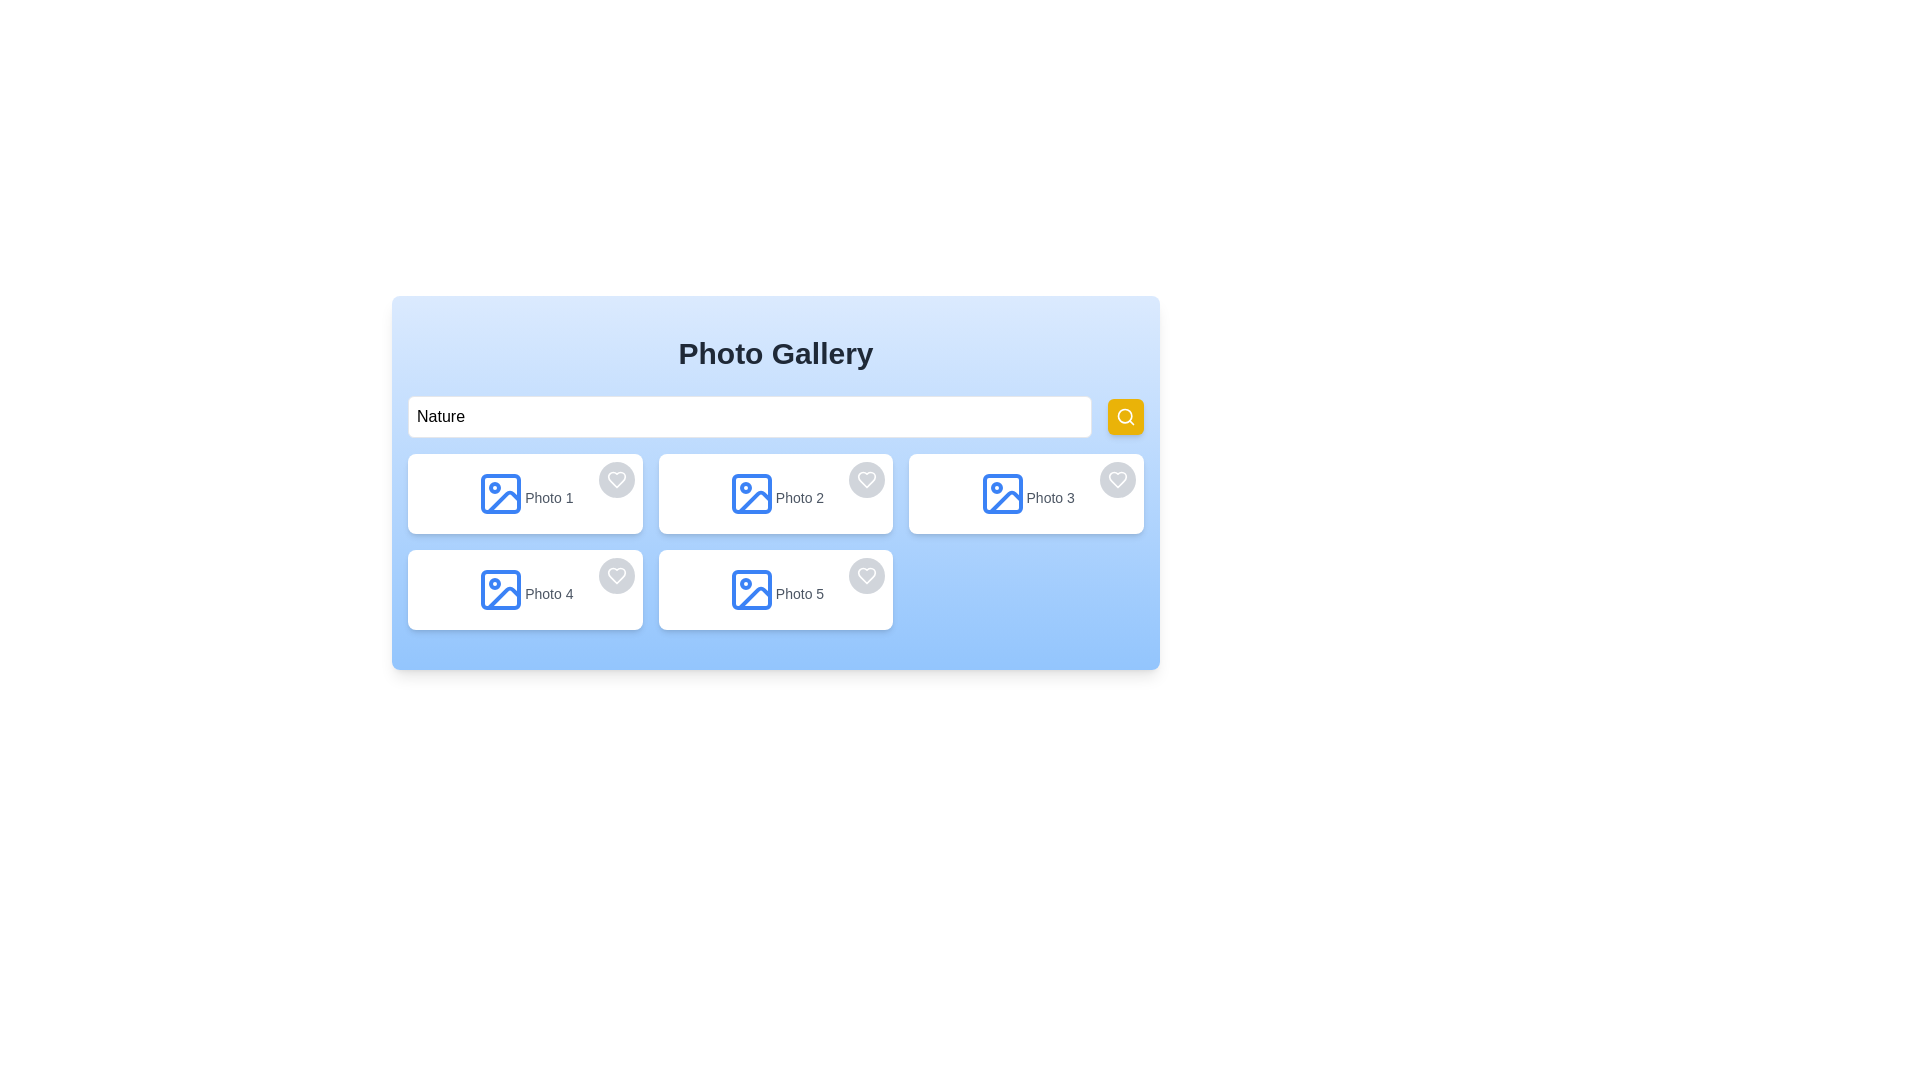 The height and width of the screenshot is (1080, 1920). Describe the element at coordinates (501, 493) in the screenshot. I see `the small, rounded rectangle located near the top-left corner of the image placeholder icon, characterized by a white or light-colored background` at that location.